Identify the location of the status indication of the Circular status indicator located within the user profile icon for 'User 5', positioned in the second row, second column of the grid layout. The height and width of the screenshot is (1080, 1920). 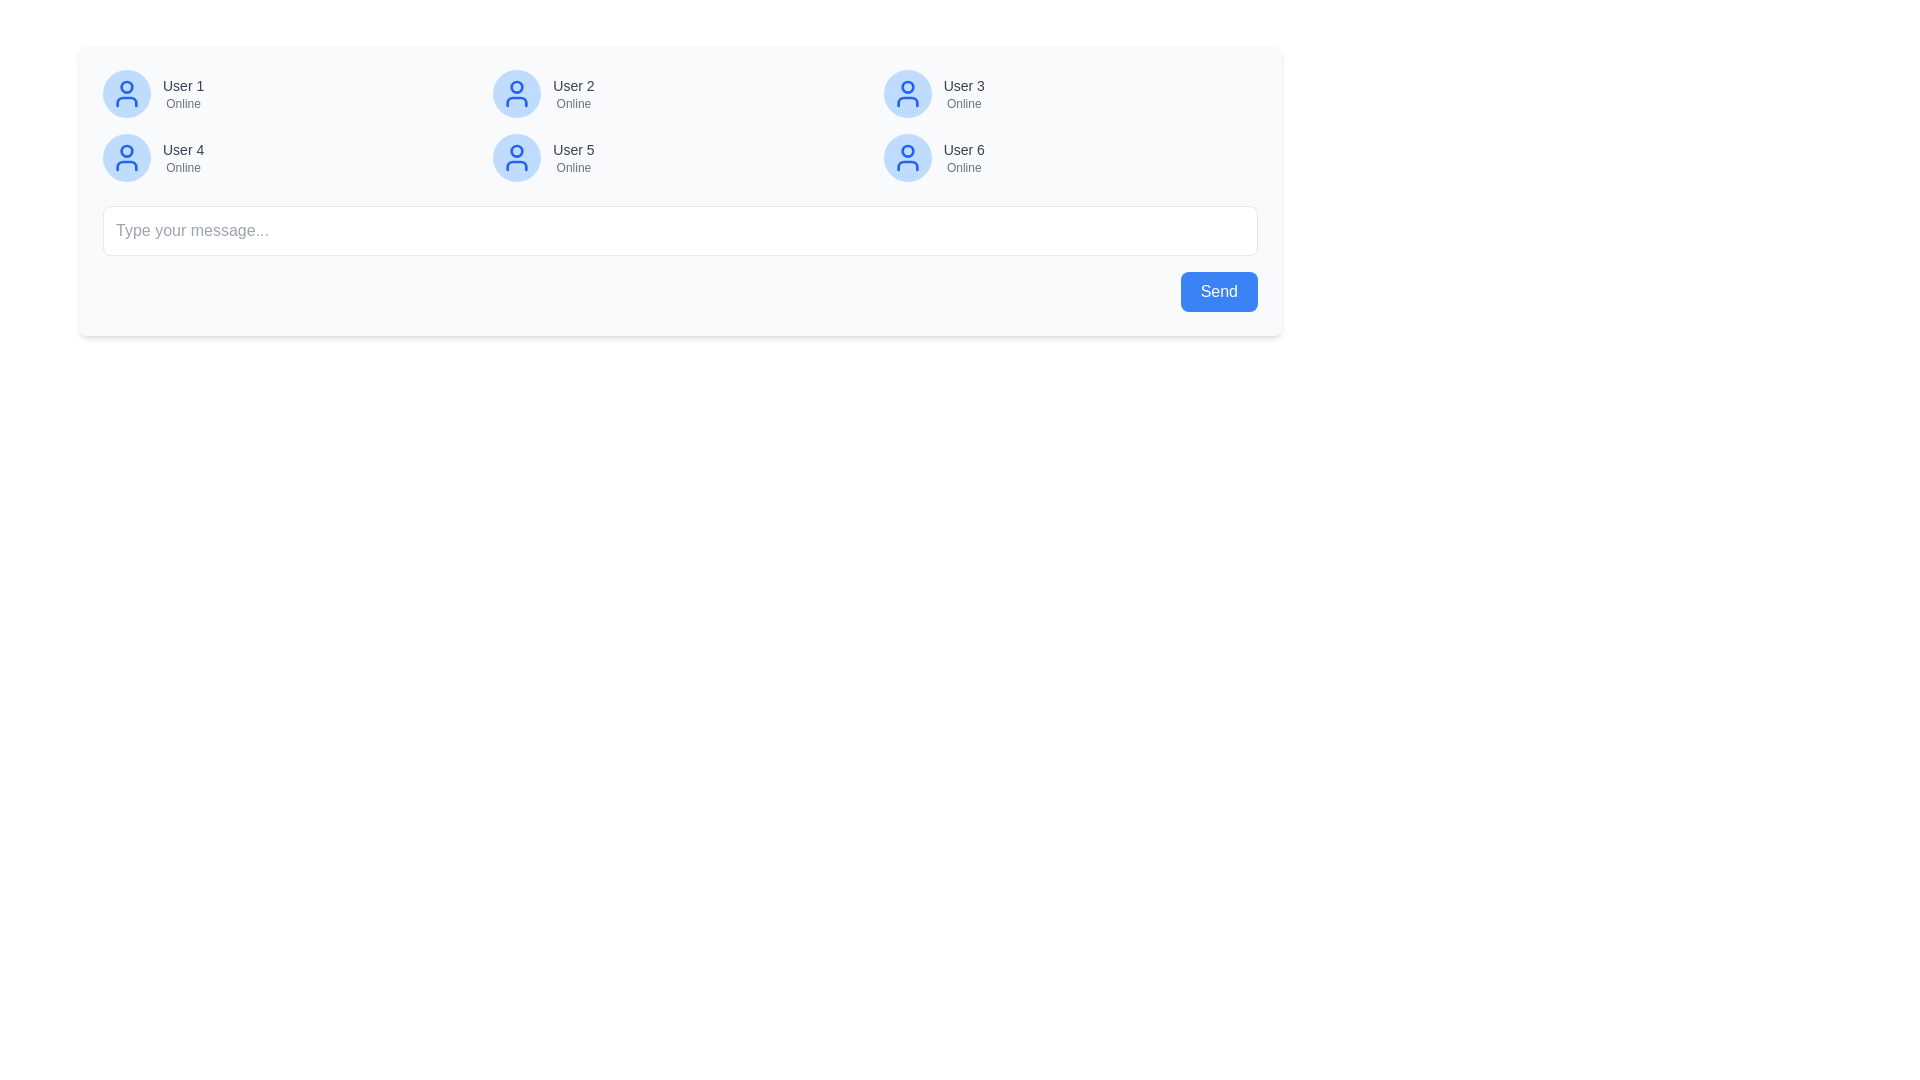
(517, 150).